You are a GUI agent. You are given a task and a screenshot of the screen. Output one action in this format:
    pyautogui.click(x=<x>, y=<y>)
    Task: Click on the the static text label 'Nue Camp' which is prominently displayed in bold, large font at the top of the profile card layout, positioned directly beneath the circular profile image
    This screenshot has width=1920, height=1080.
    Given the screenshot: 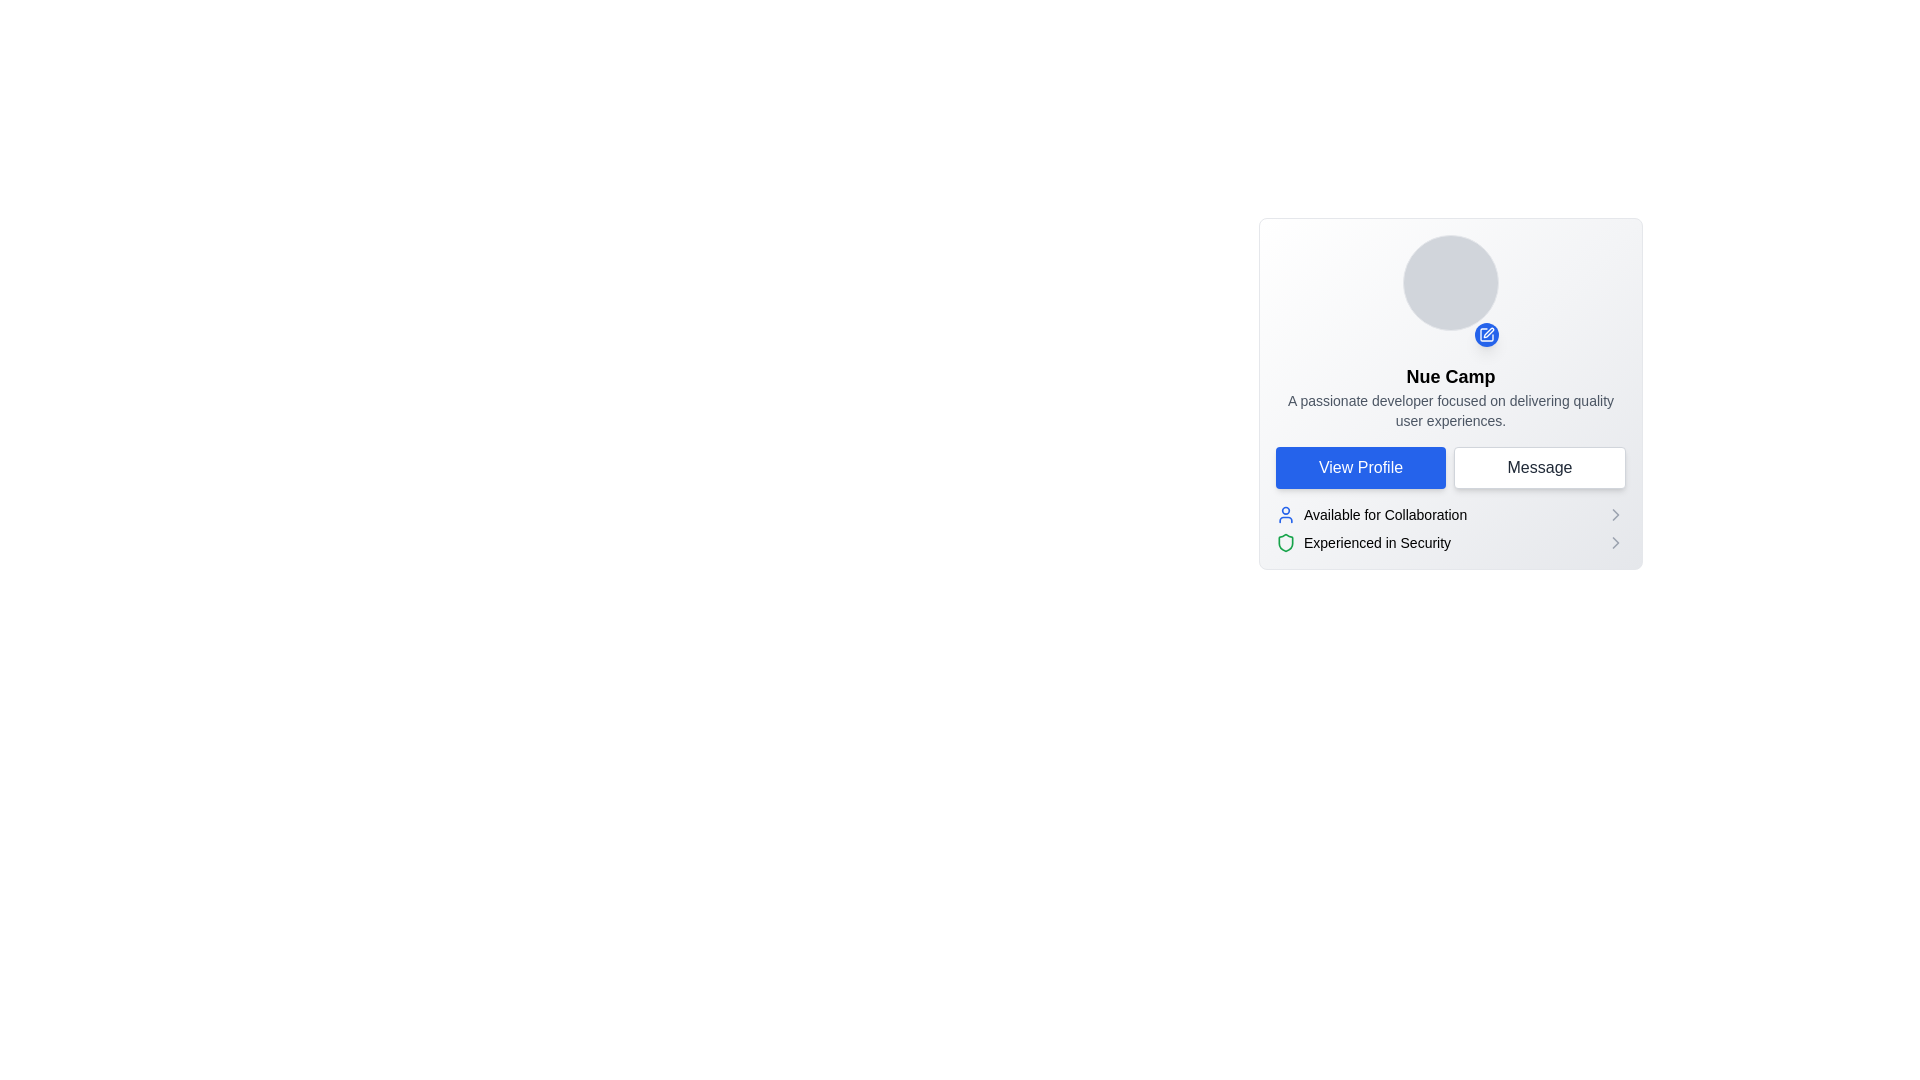 What is the action you would take?
    pyautogui.click(x=1450, y=377)
    